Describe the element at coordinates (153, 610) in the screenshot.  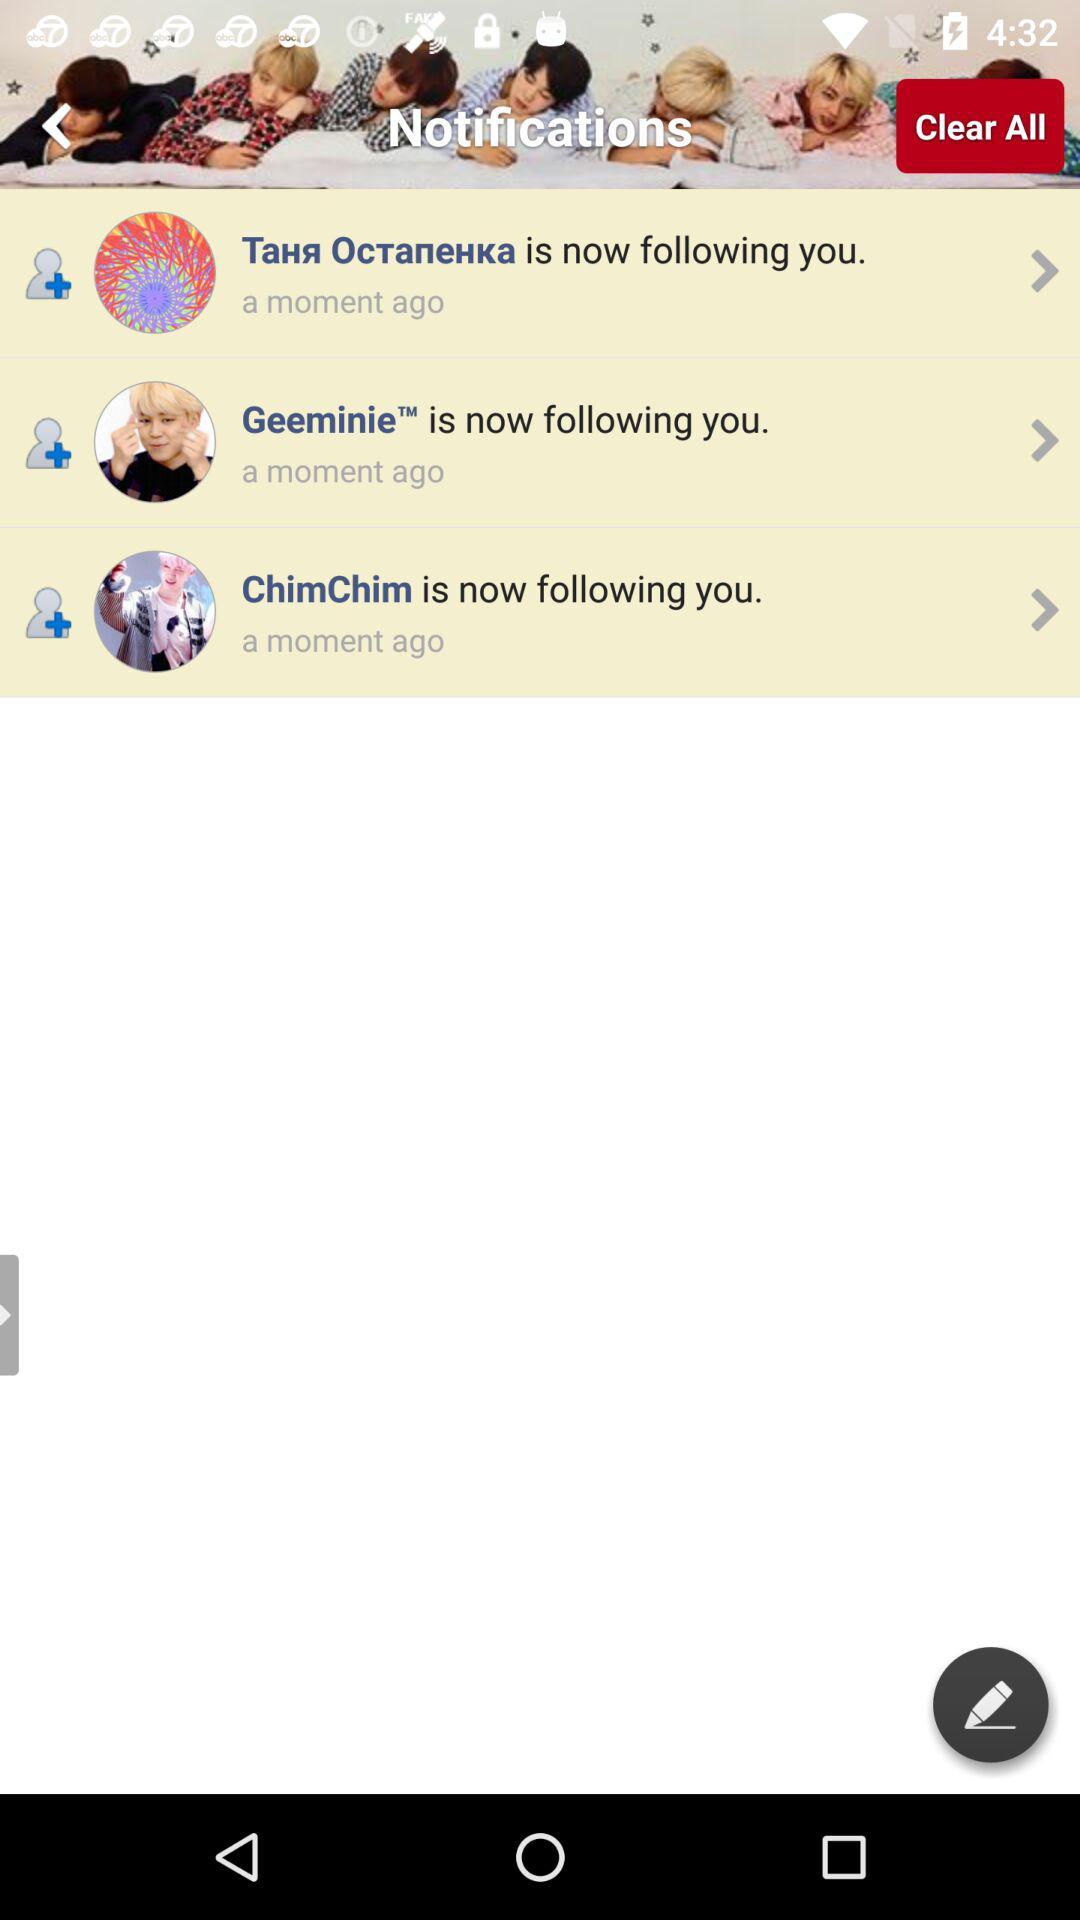
I see `user avatar` at that location.